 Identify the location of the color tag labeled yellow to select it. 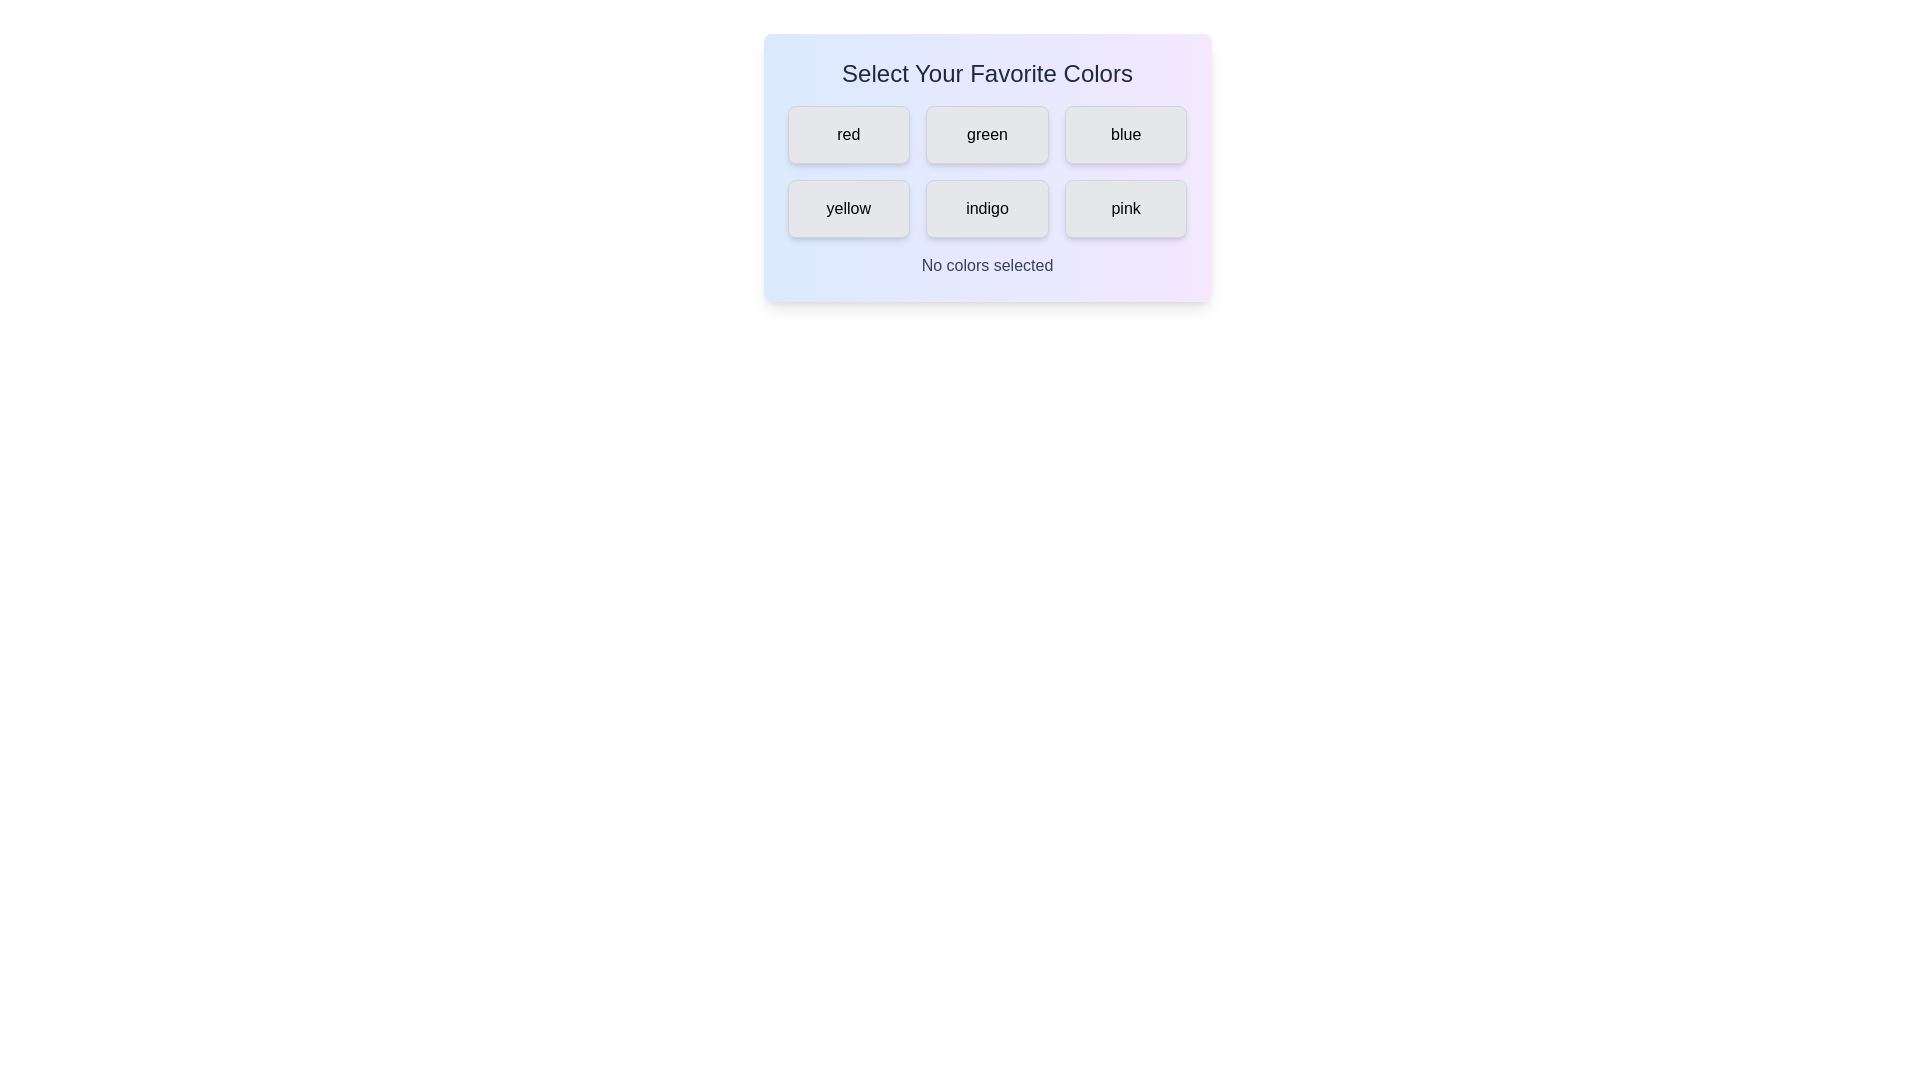
(848, 208).